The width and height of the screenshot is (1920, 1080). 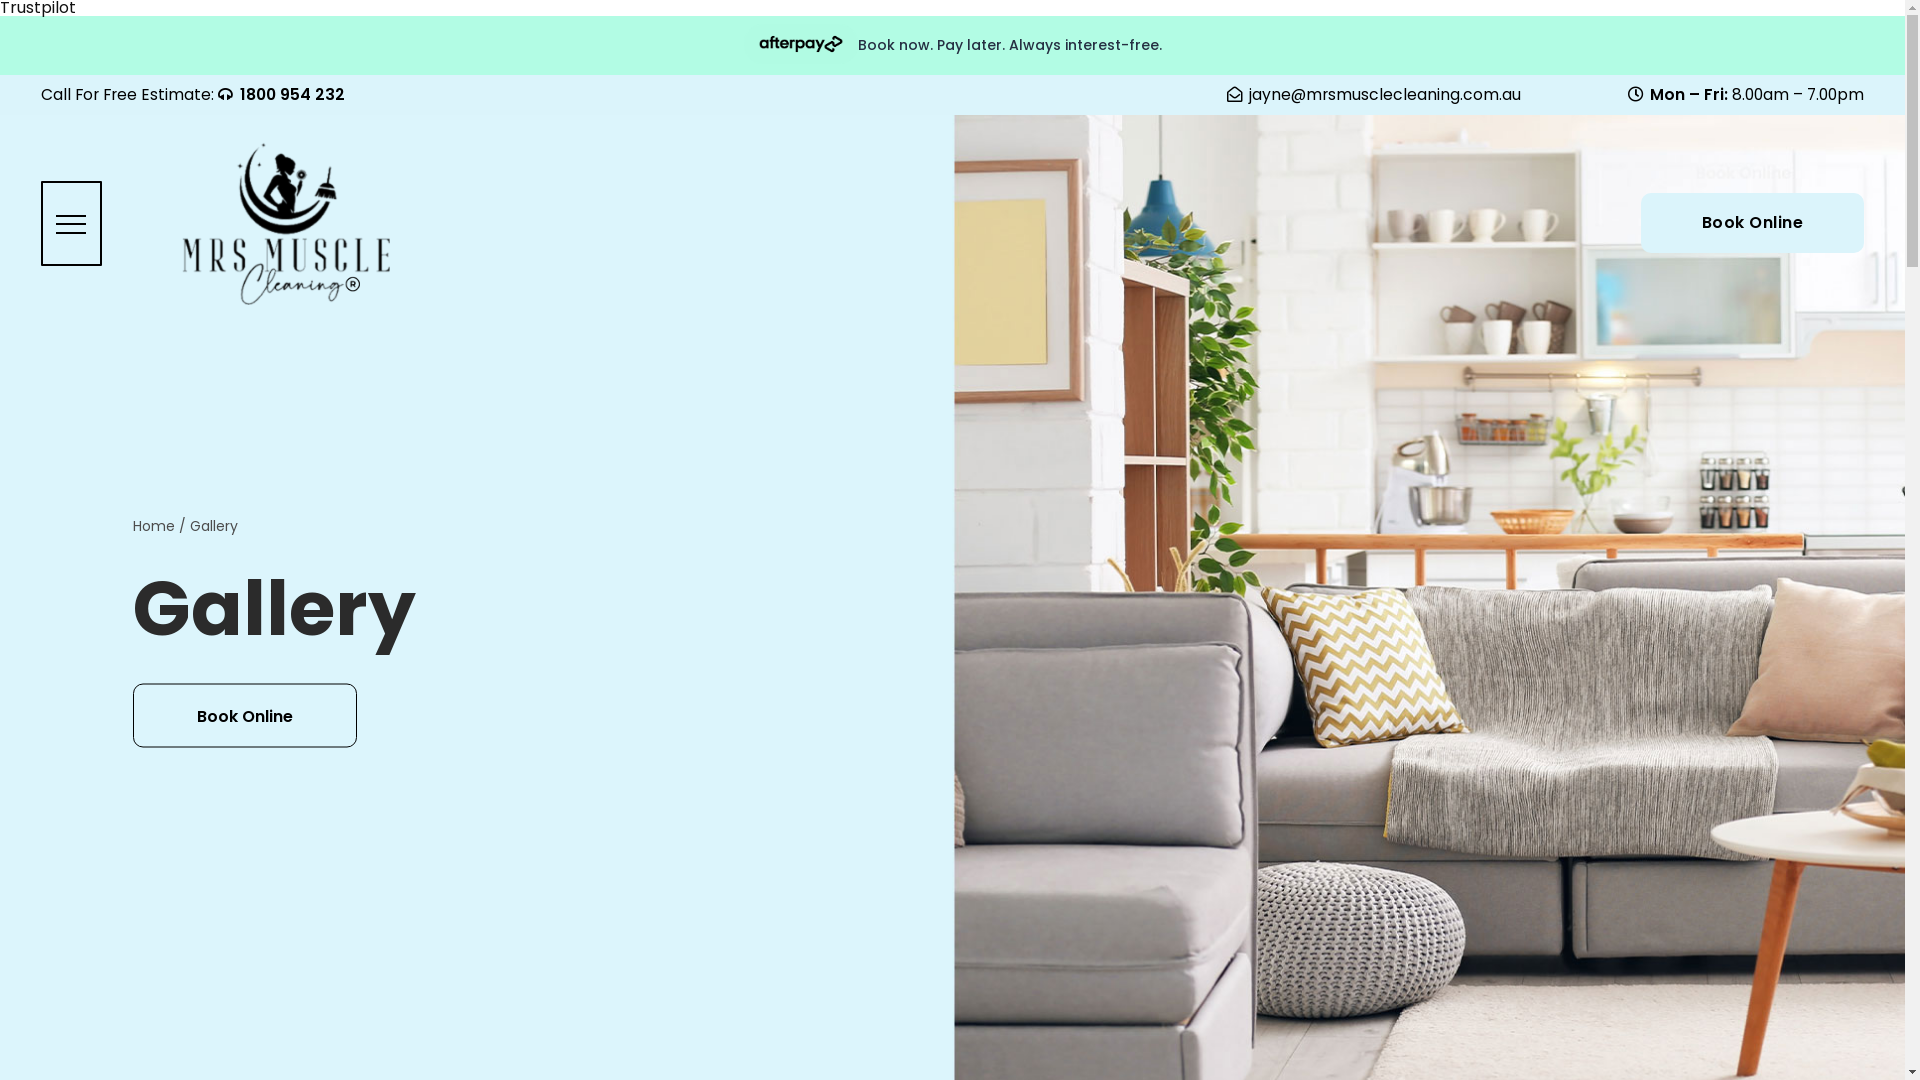 What do you see at coordinates (1751, 223) in the screenshot?
I see `'Book Online'` at bounding box center [1751, 223].